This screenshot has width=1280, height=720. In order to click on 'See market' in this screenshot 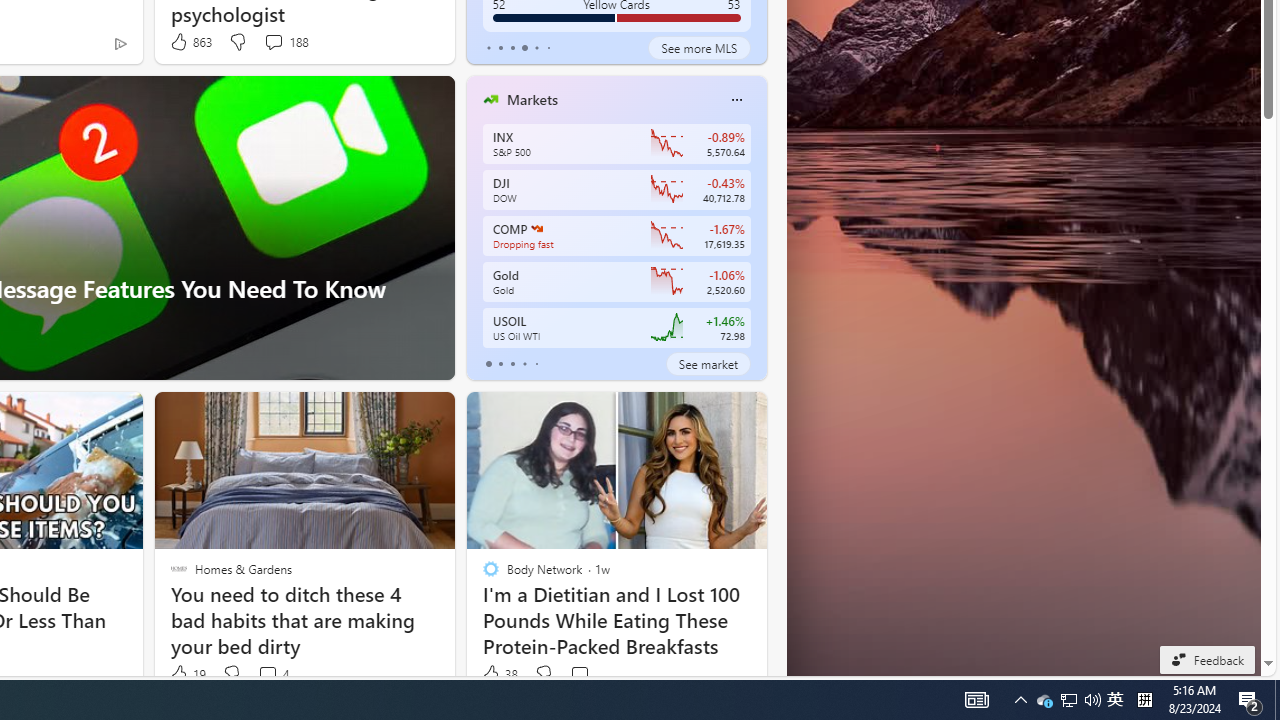, I will do `click(708, 363)`.